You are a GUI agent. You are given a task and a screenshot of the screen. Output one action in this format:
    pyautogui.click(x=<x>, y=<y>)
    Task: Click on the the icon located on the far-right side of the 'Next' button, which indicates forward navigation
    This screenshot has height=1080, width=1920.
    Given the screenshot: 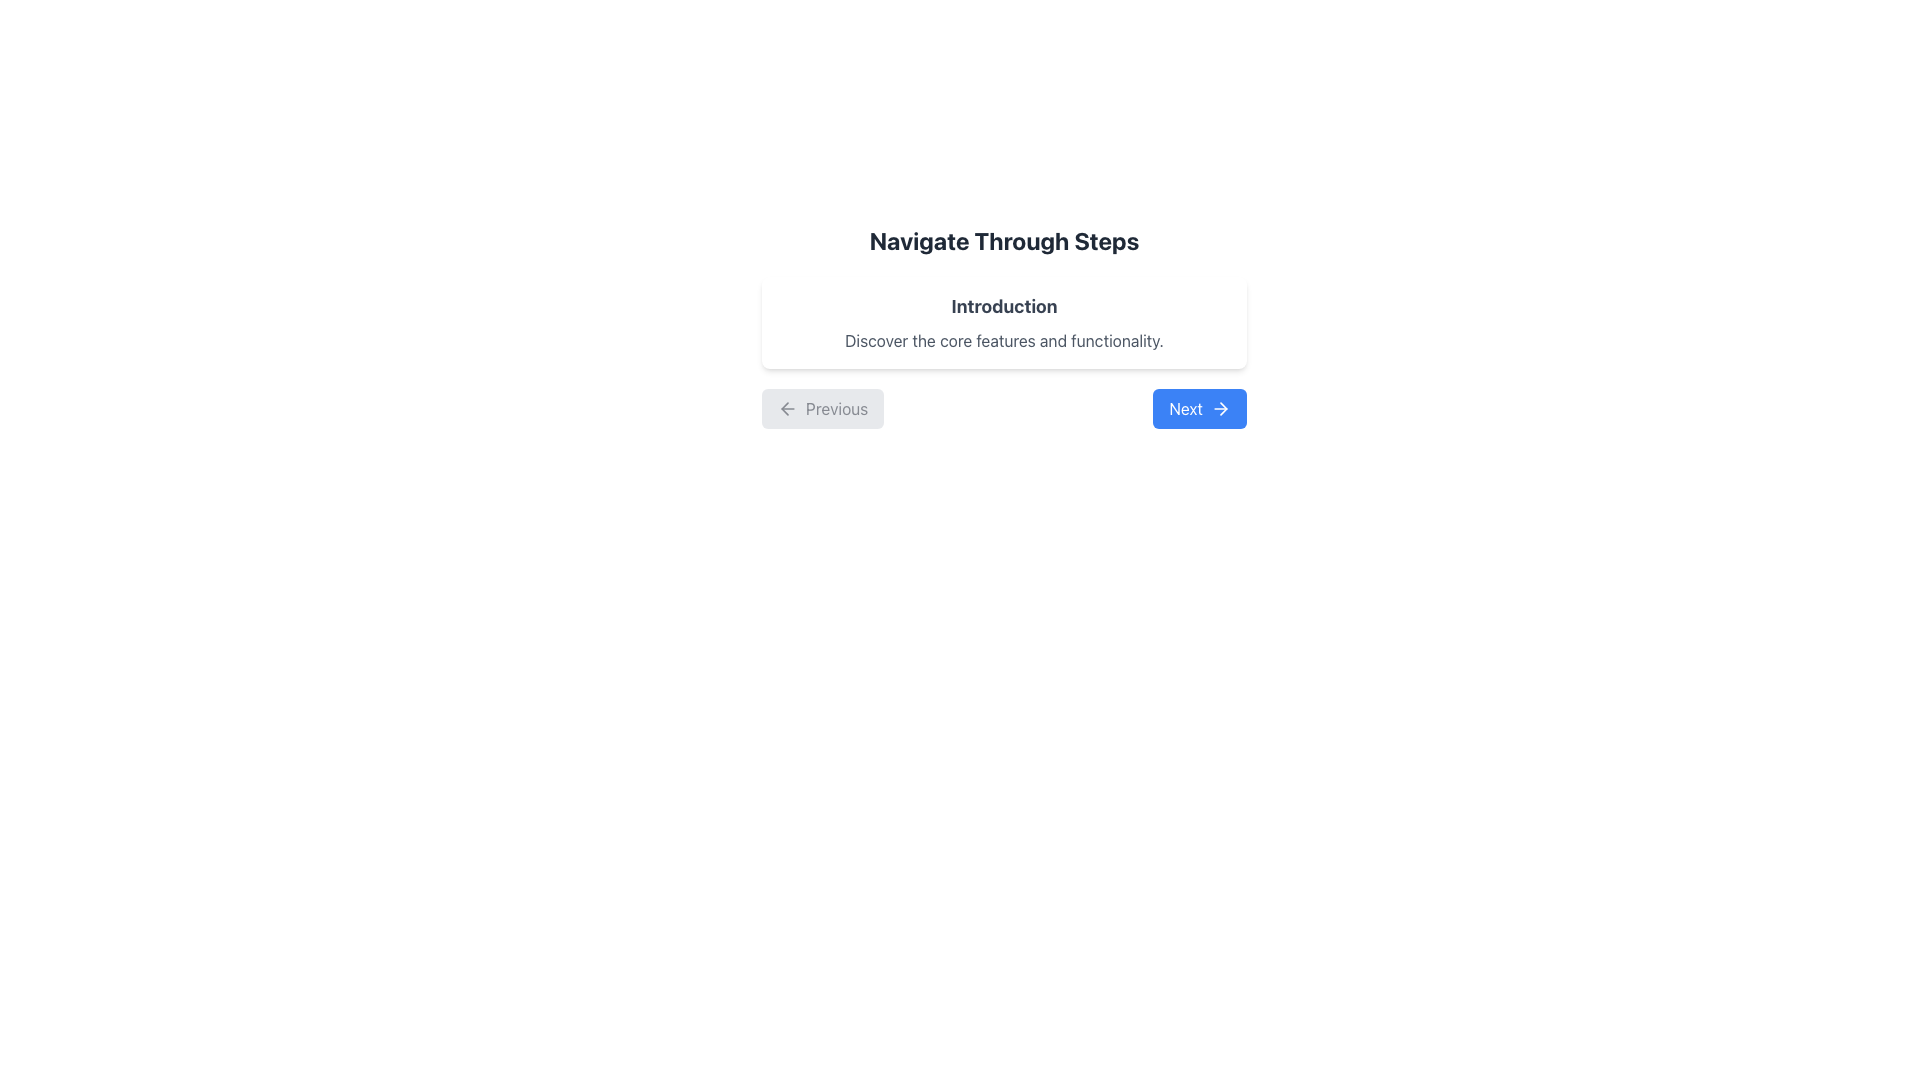 What is the action you would take?
    pyautogui.click(x=1223, y=407)
    